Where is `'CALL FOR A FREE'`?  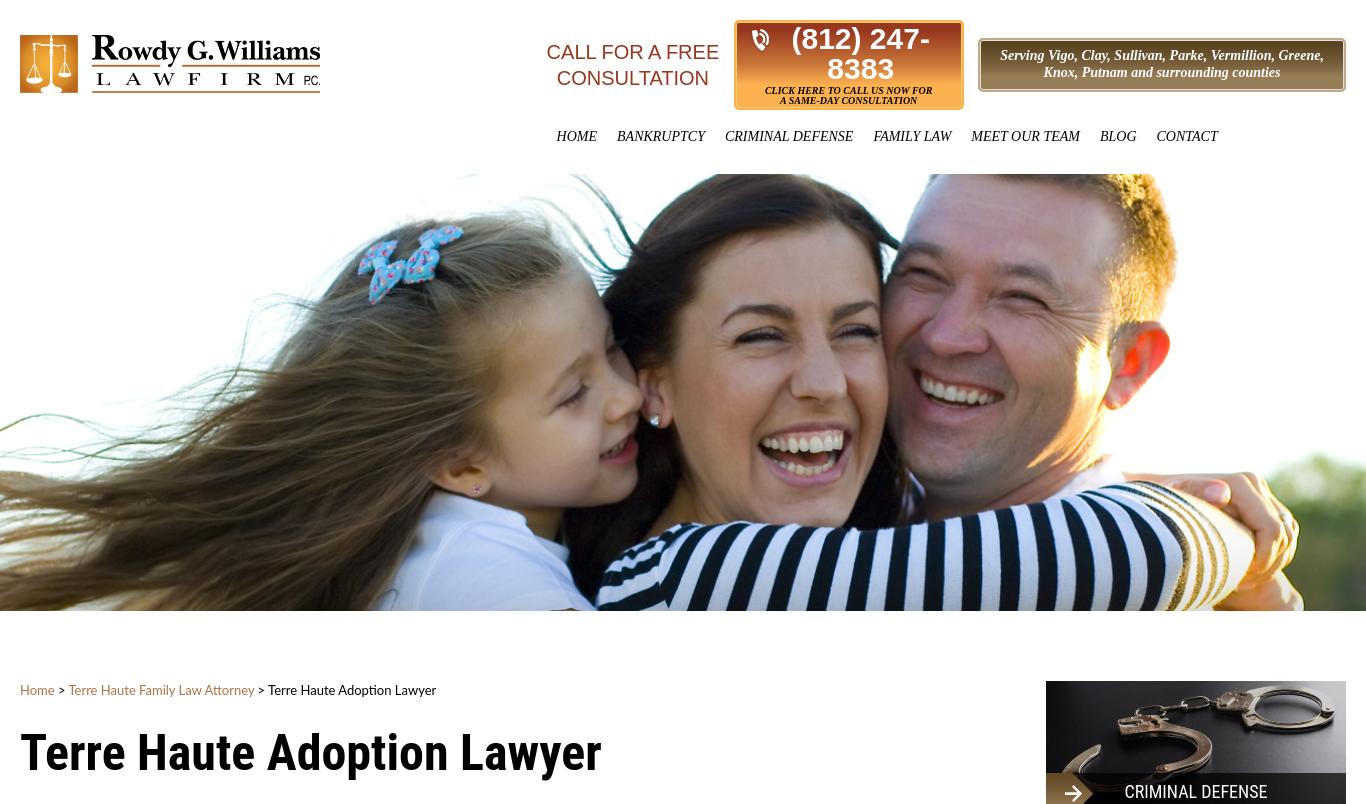
'CALL FOR A FREE' is located at coordinates (631, 51).